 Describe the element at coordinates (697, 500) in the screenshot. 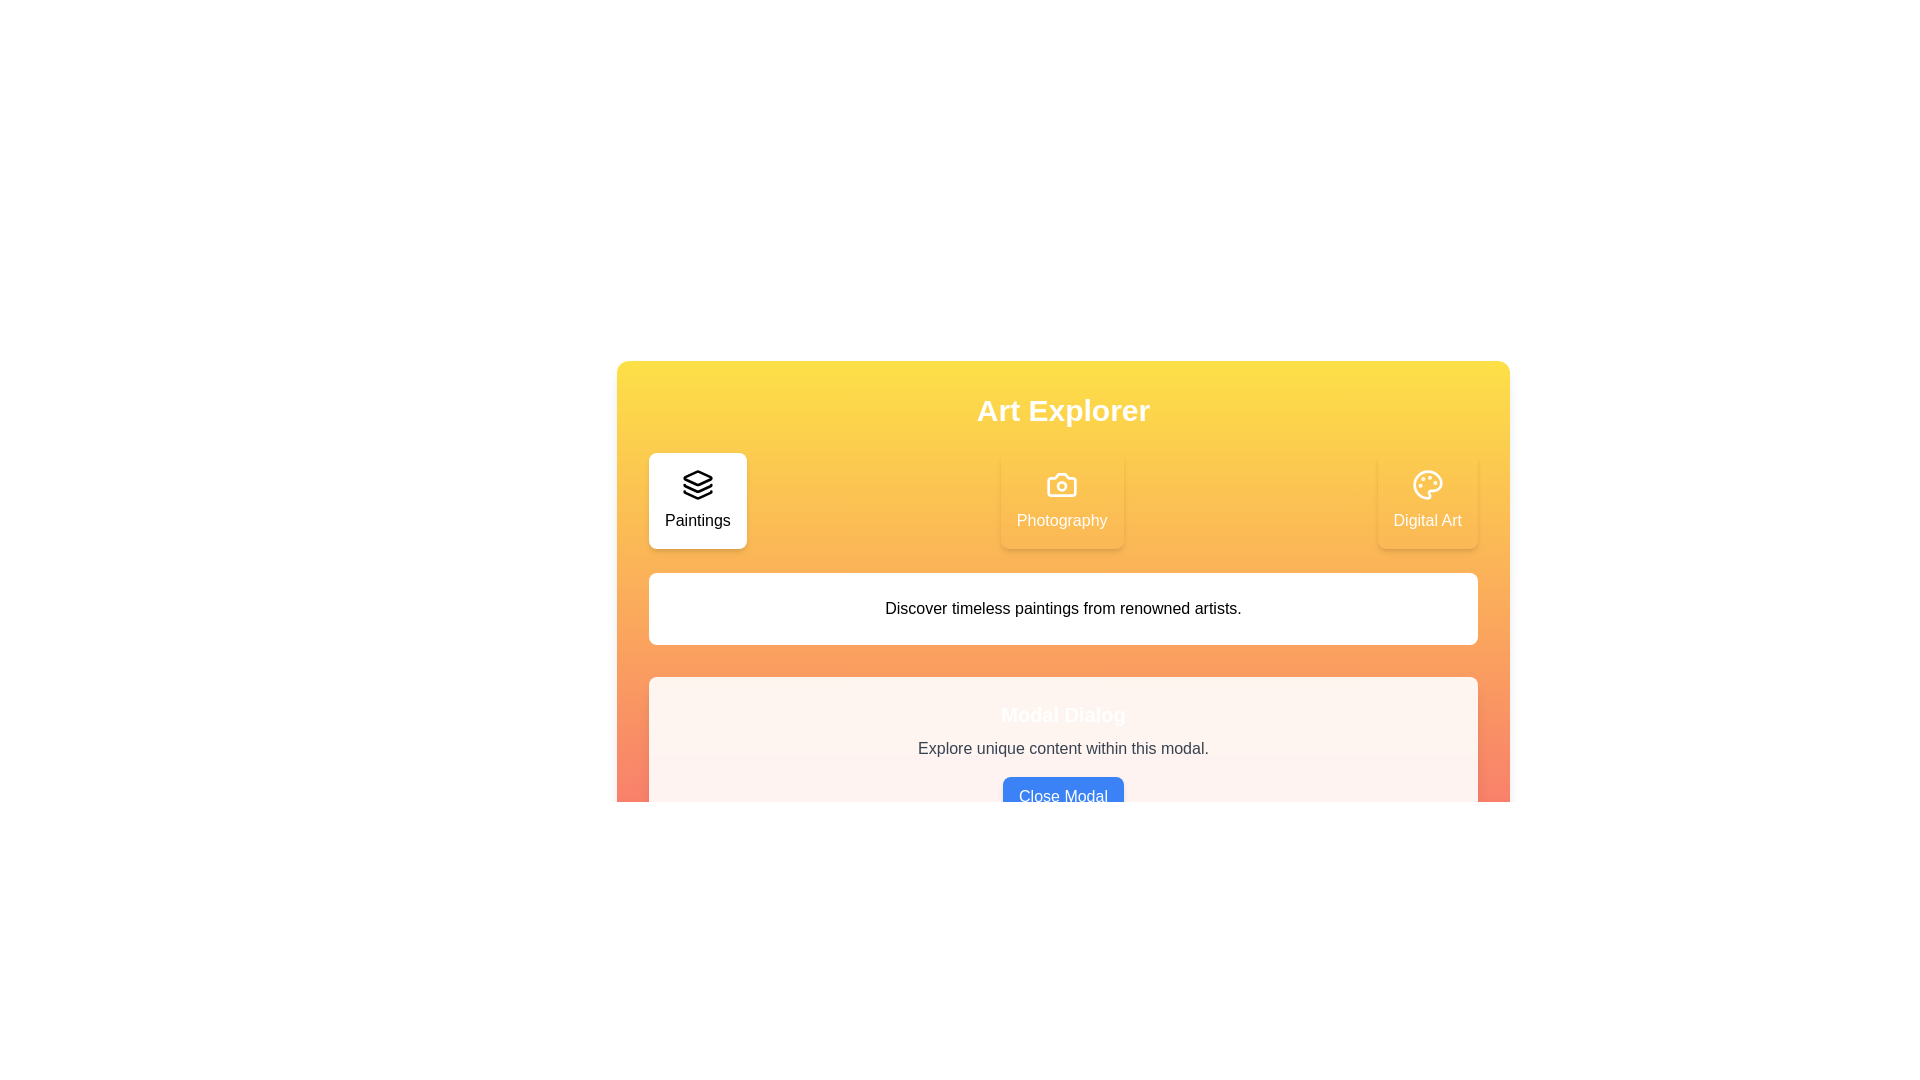

I see `the Paintings tab to view its content` at that location.